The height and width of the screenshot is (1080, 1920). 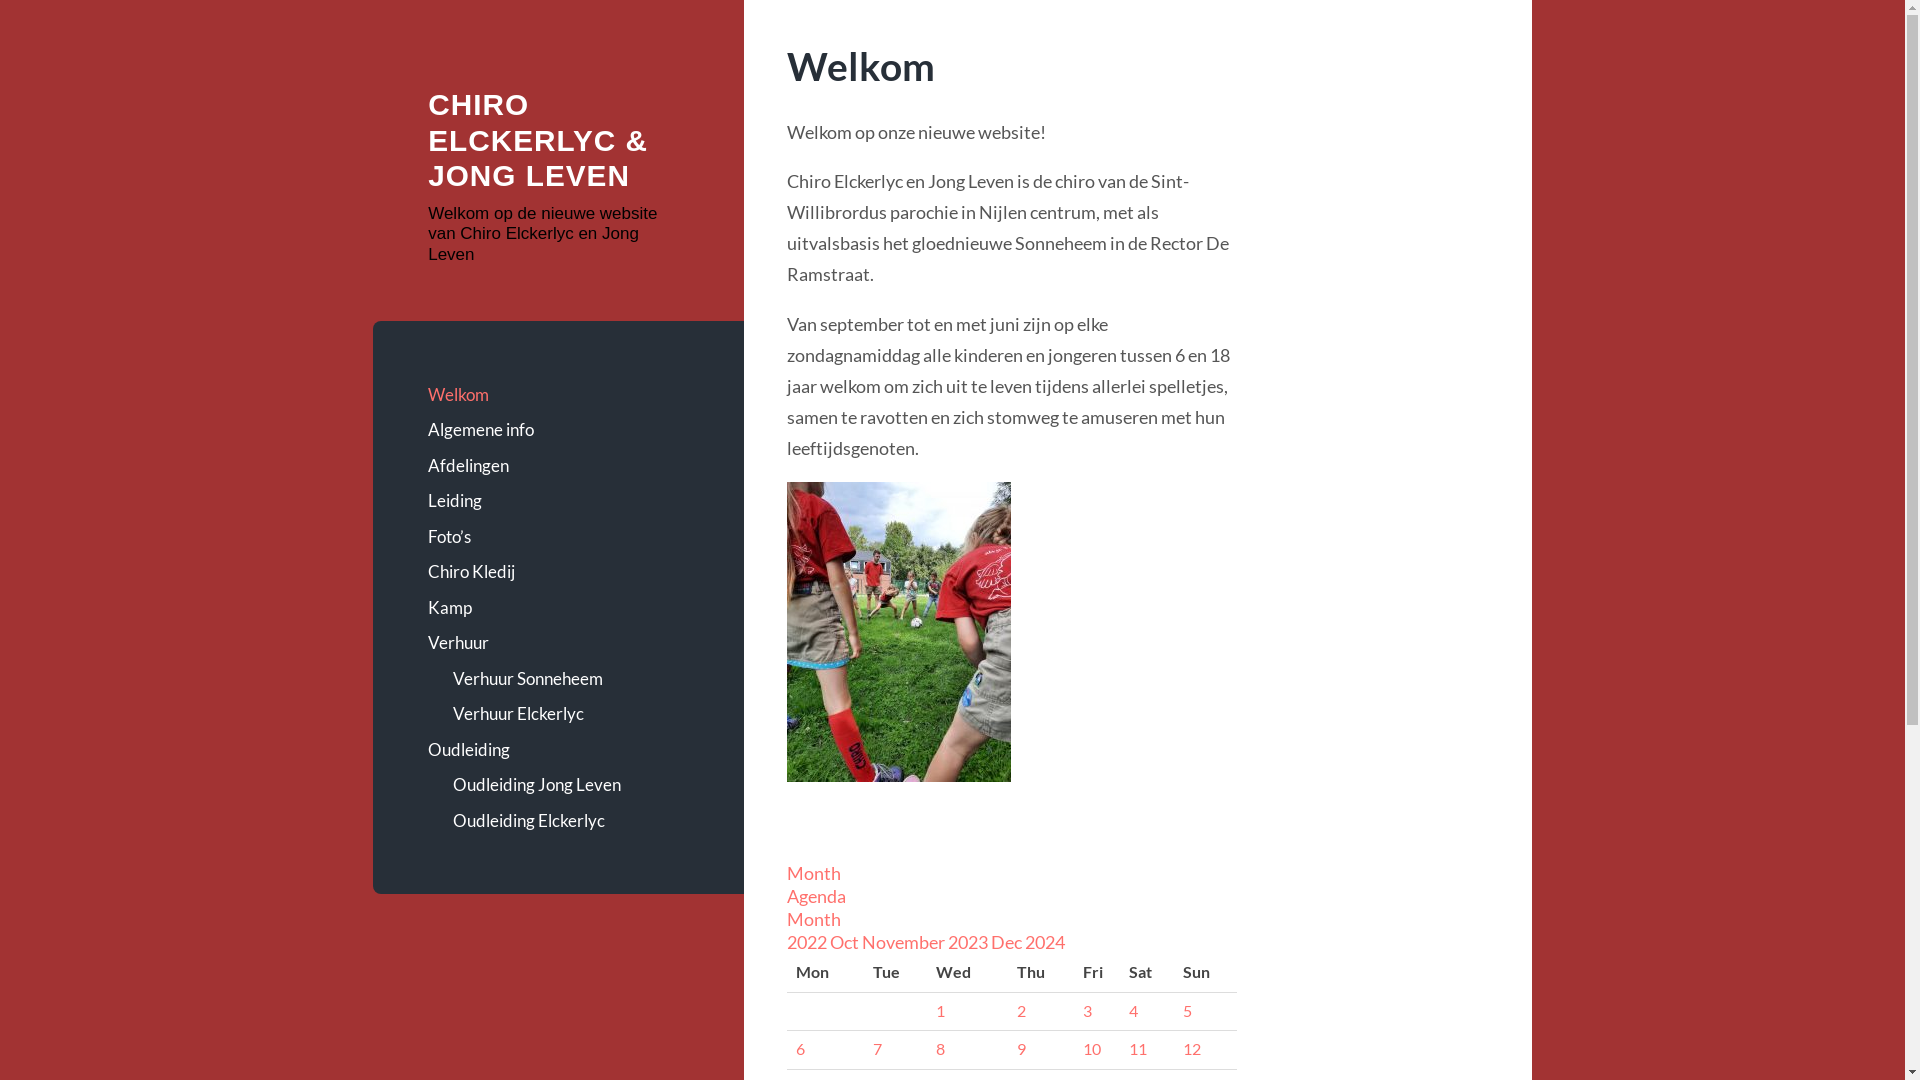 I want to click on 'Algemene info', so click(x=557, y=428).